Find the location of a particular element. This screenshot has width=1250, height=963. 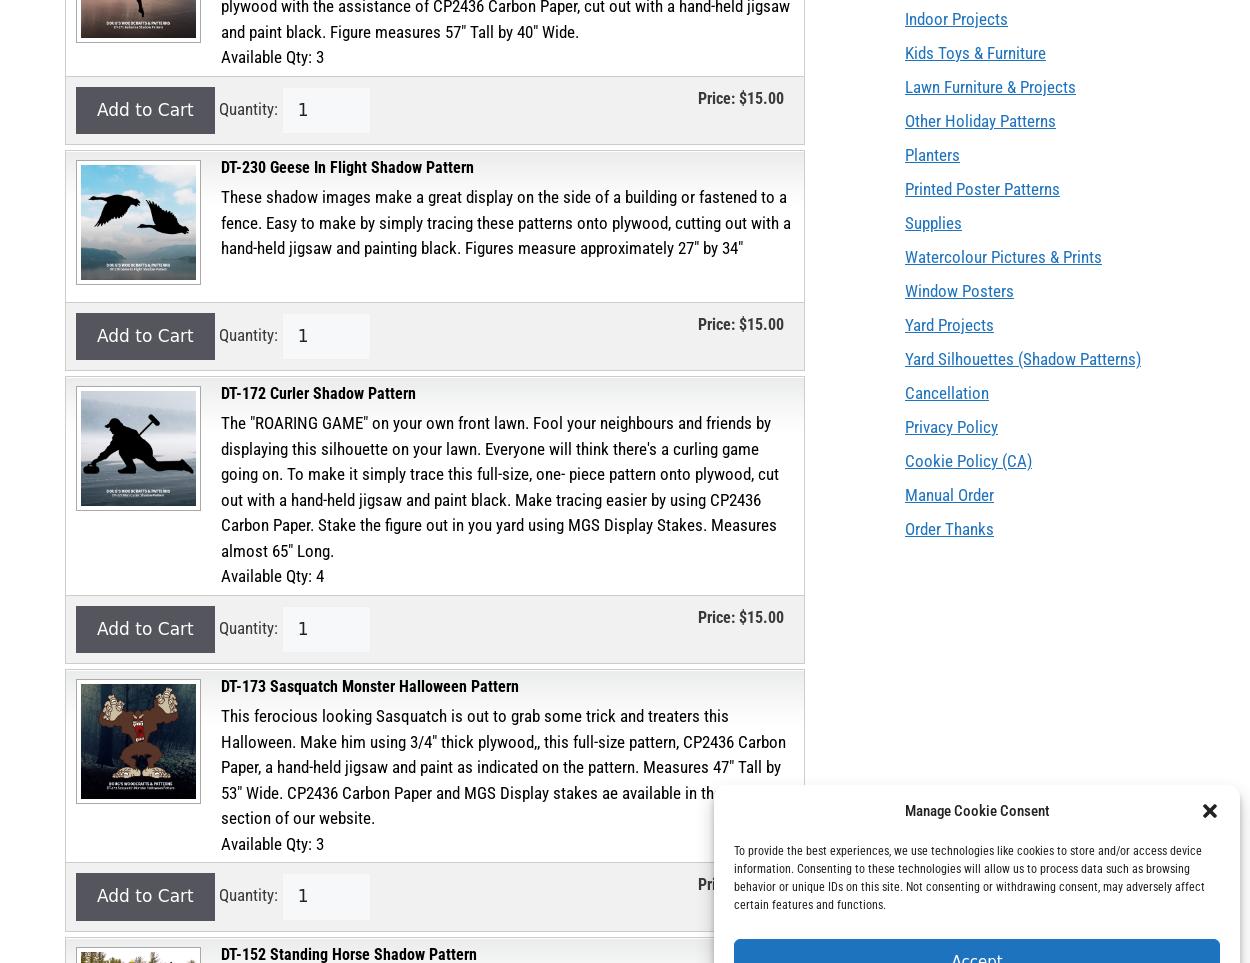

'Lawn Furniture & Projects' is located at coordinates (989, 86).